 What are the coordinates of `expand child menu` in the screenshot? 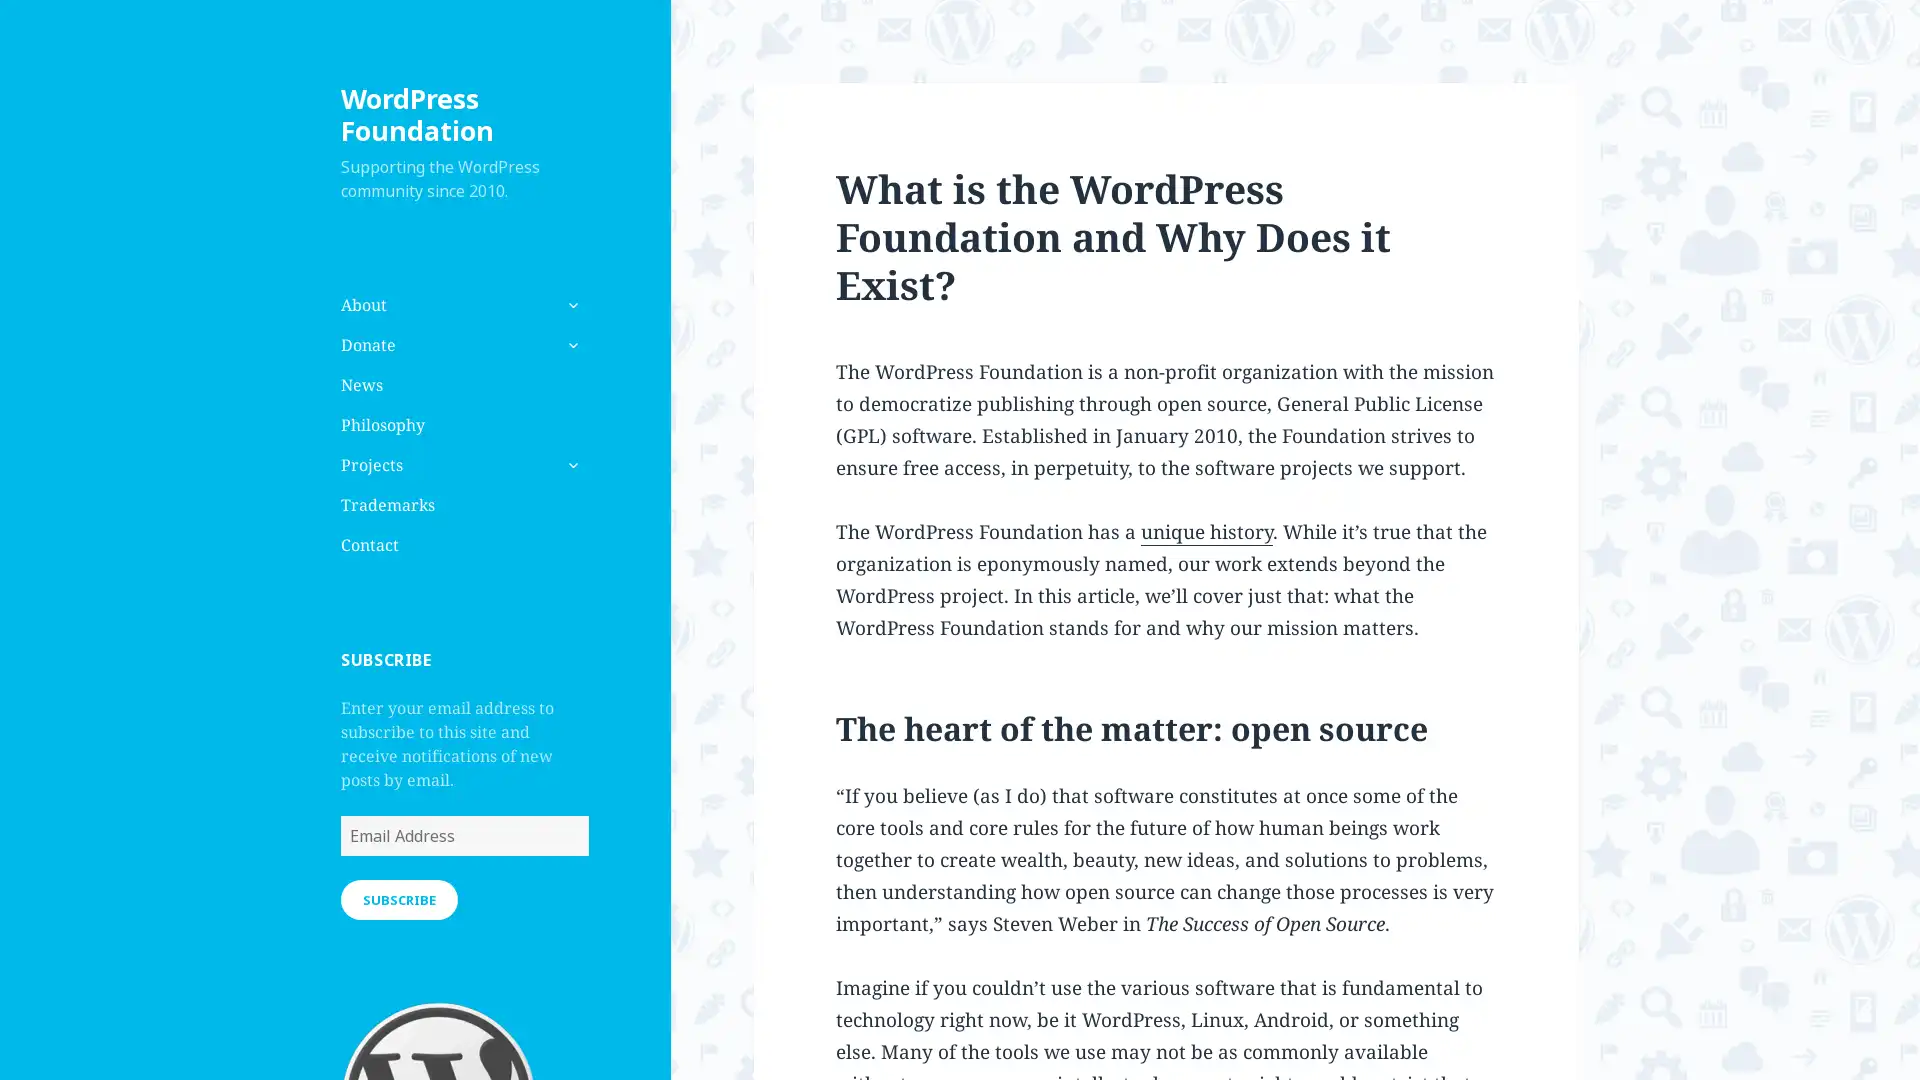 It's located at (570, 465).